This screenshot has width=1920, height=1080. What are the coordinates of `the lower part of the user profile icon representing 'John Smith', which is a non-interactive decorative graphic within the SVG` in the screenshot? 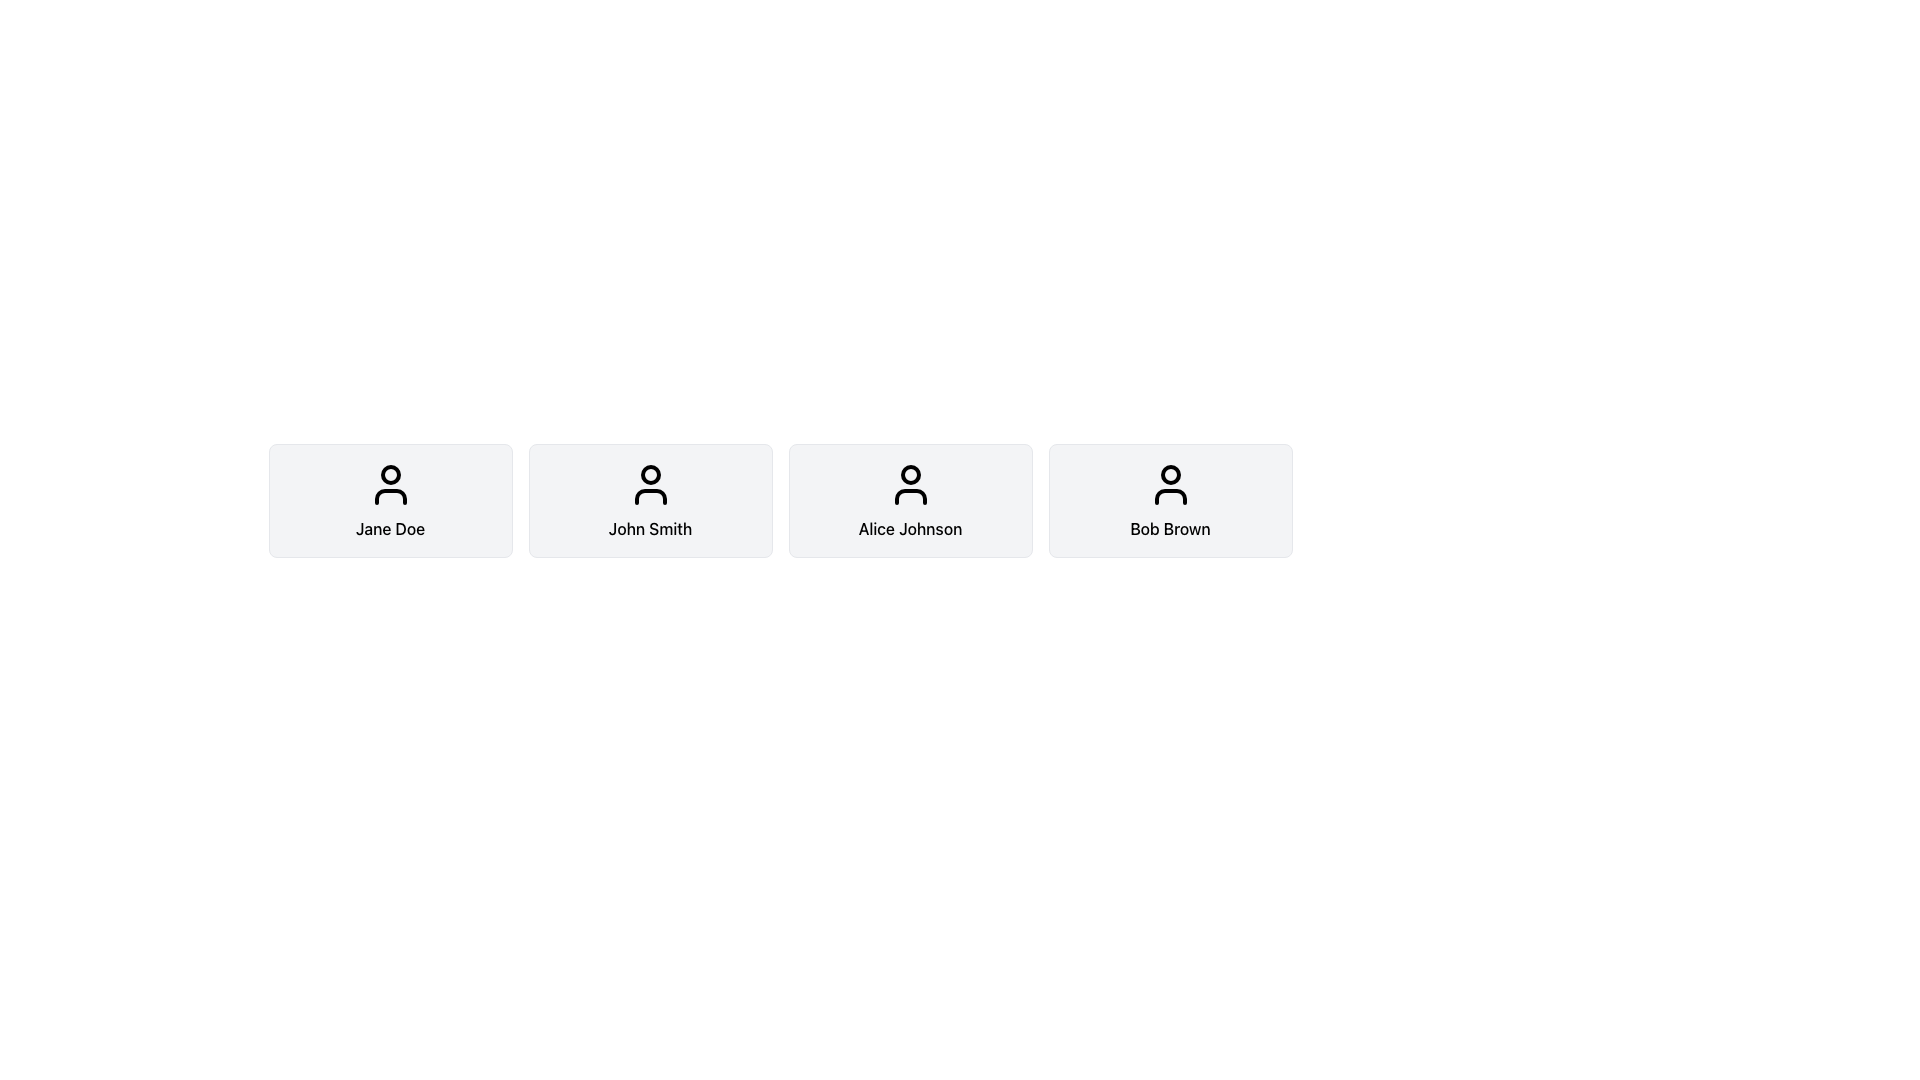 It's located at (650, 496).